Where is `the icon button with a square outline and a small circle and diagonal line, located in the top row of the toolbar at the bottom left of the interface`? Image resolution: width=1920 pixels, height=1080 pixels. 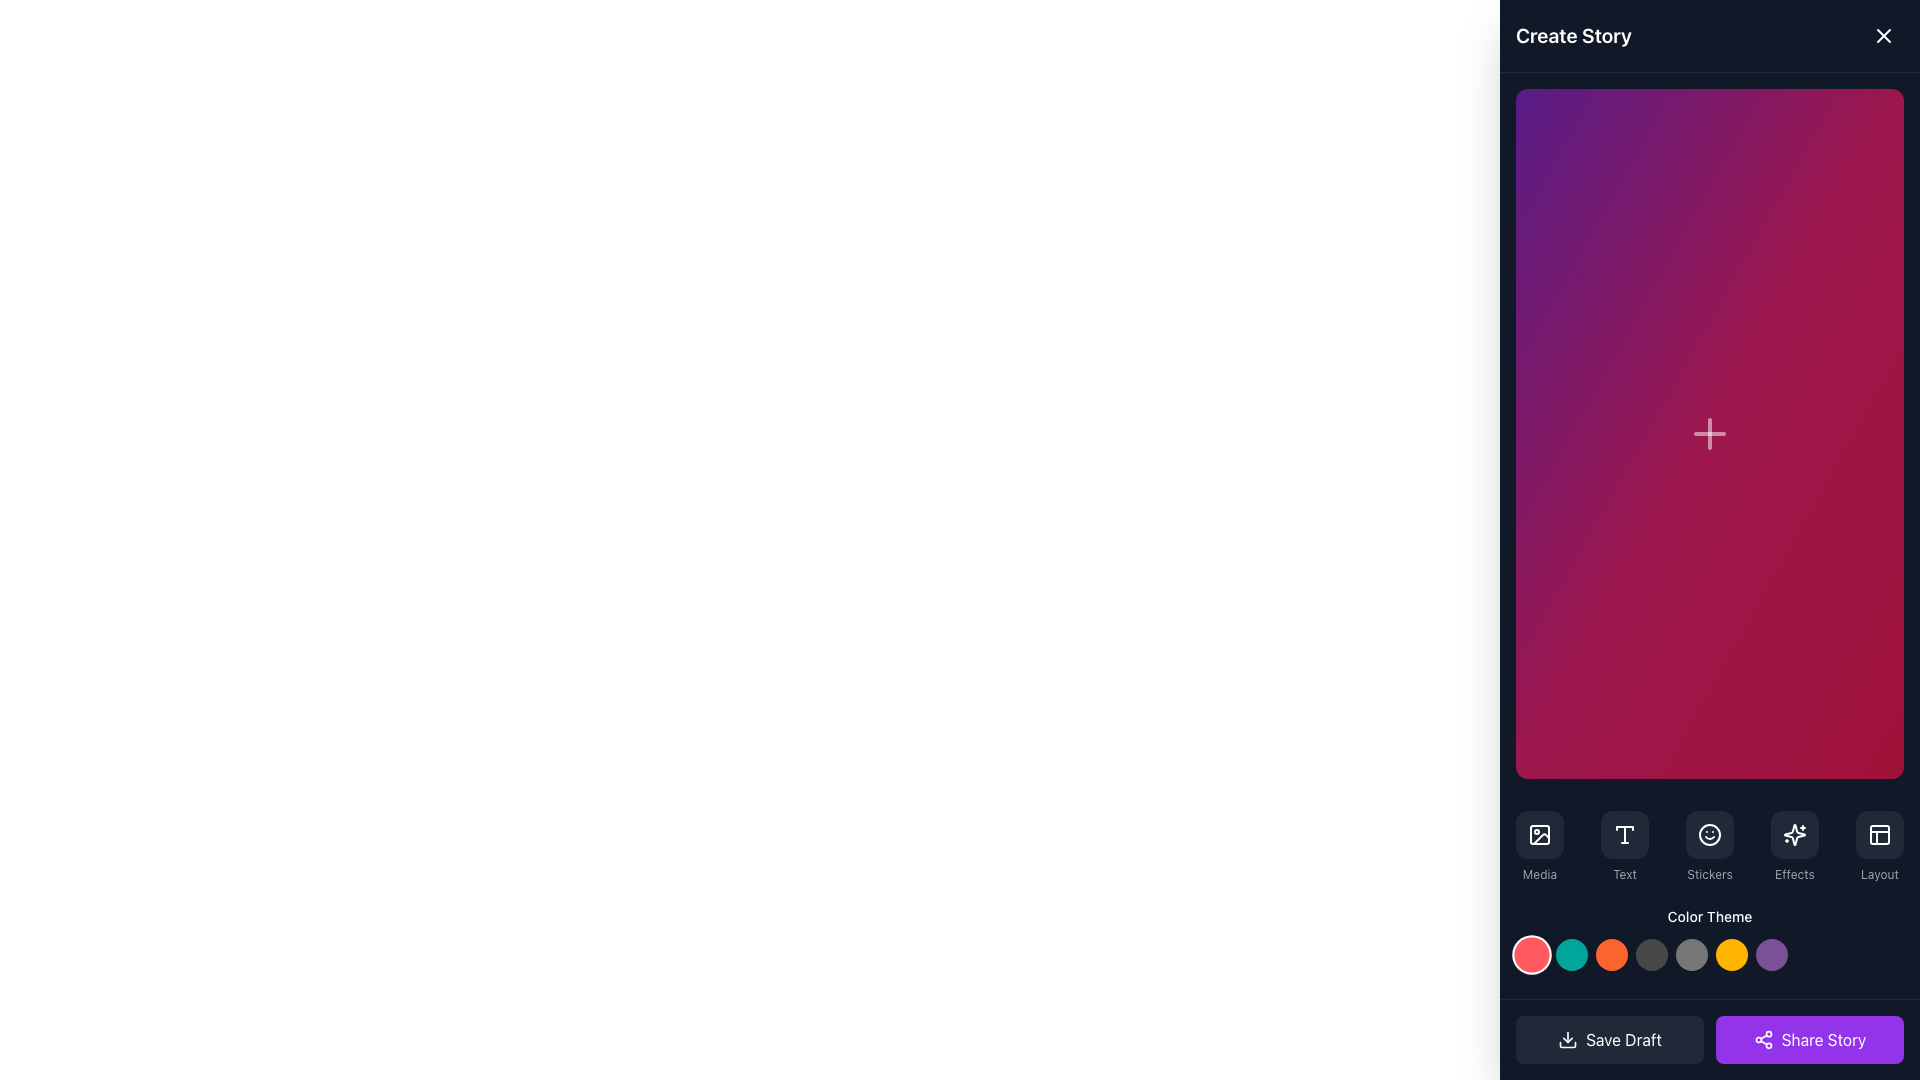
the icon button with a square outline and a small circle and diagonal line, located in the top row of the toolbar at the bottom left of the interface is located at coordinates (1539, 833).